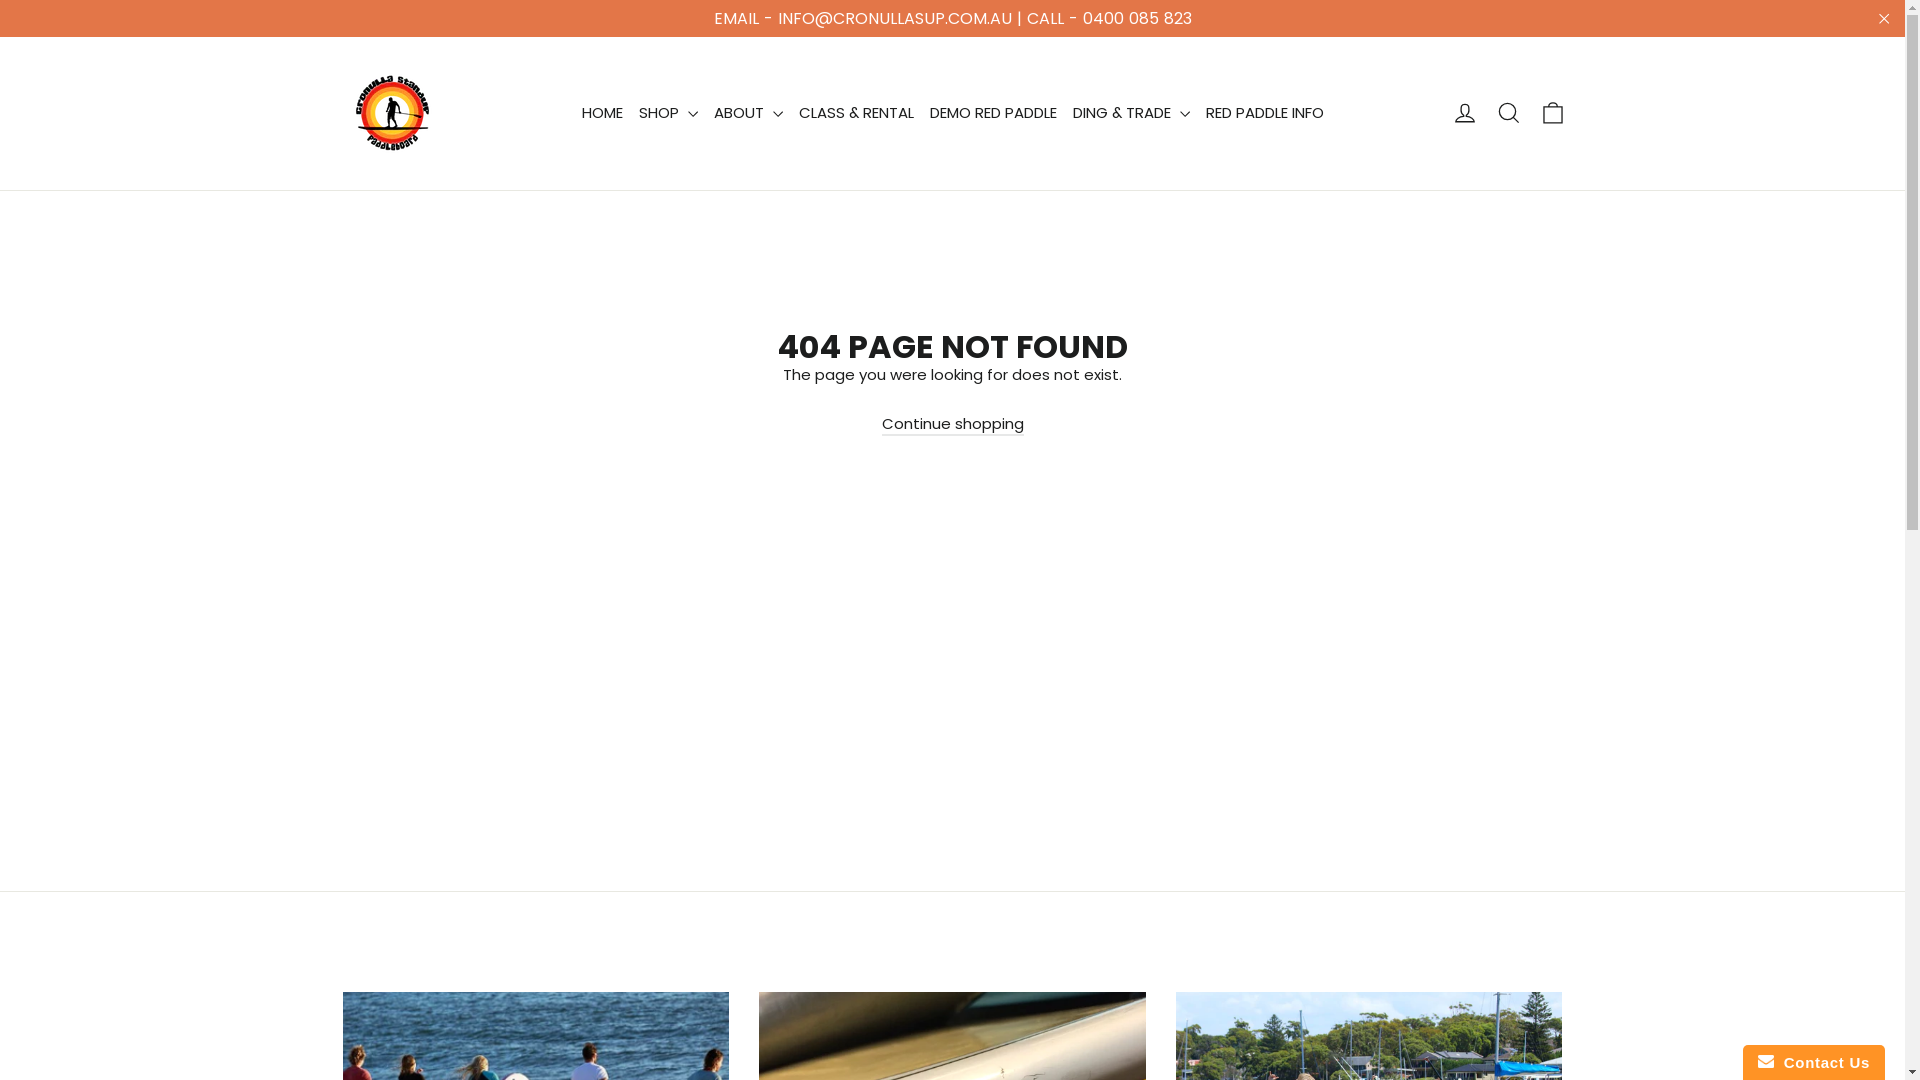  Describe the element at coordinates (747, 112) in the screenshot. I see `'ABOUT'` at that location.